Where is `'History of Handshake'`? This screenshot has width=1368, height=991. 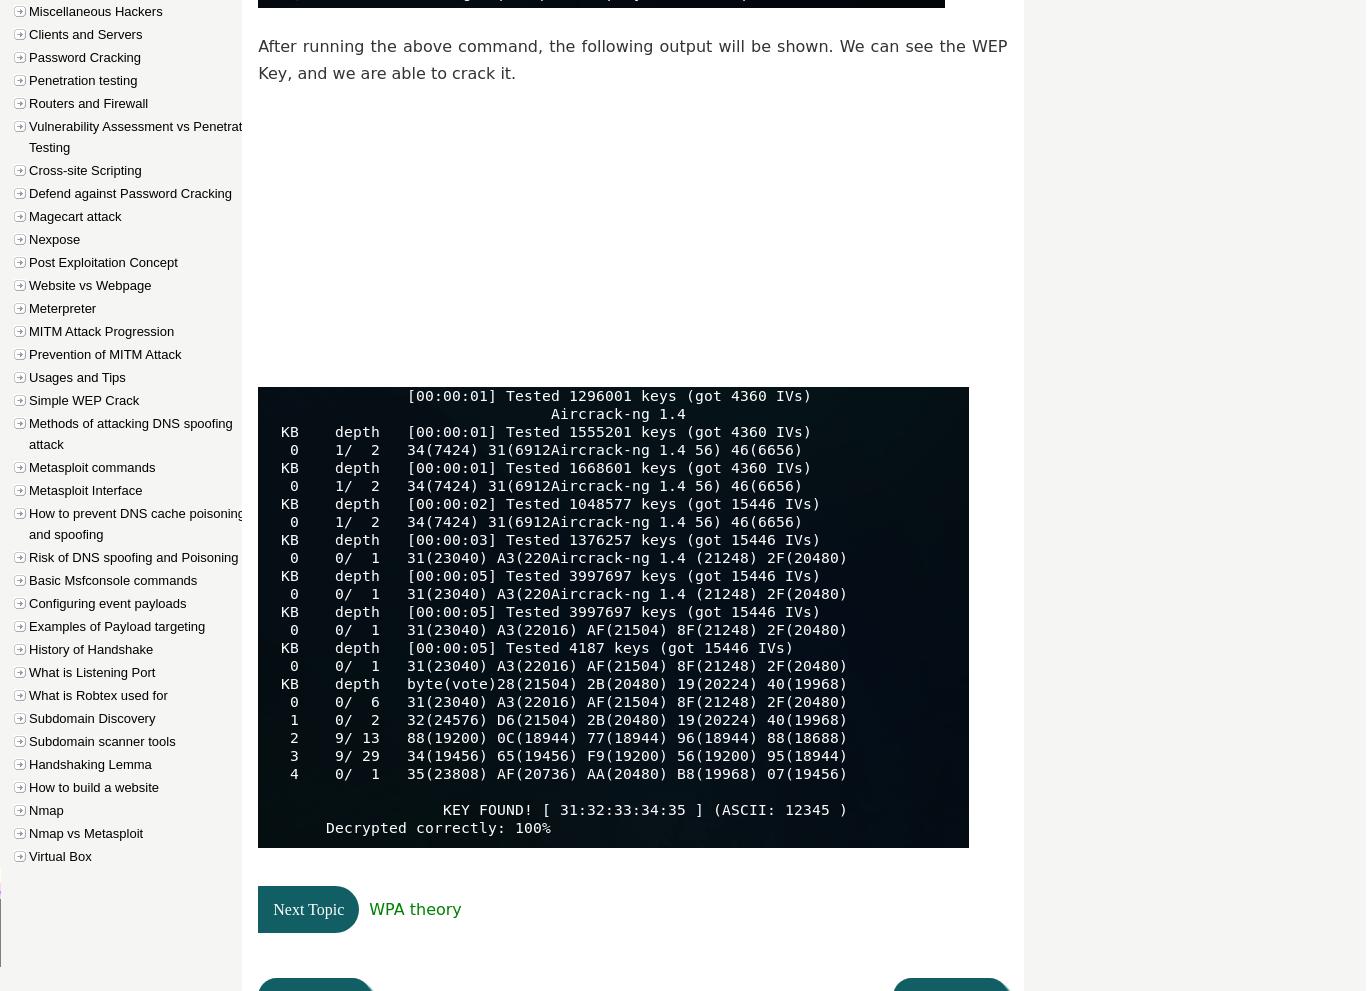 'History of Handshake' is located at coordinates (90, 648).